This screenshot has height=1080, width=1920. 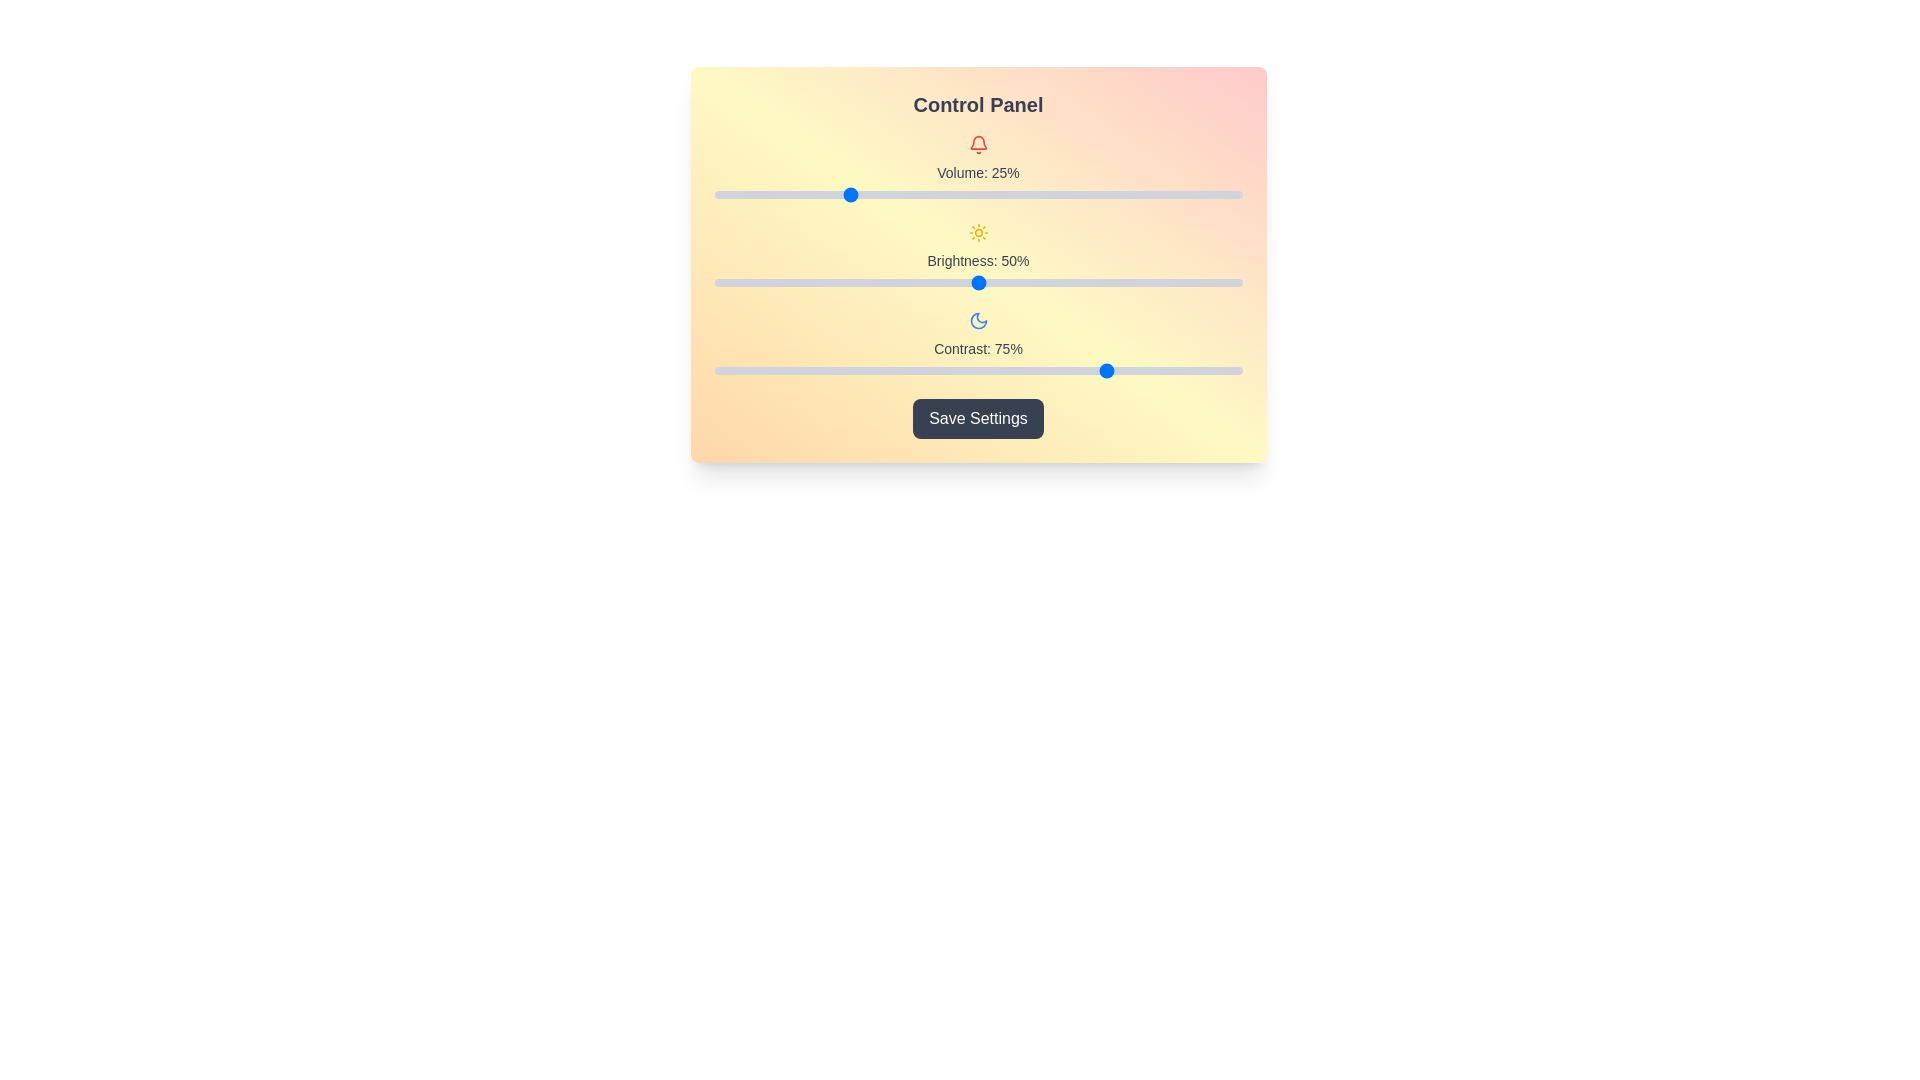 I want to click on the text label that indicates the current brightness level of the interface, which displays a percentage value of 50%, so click(x=978, y=260).